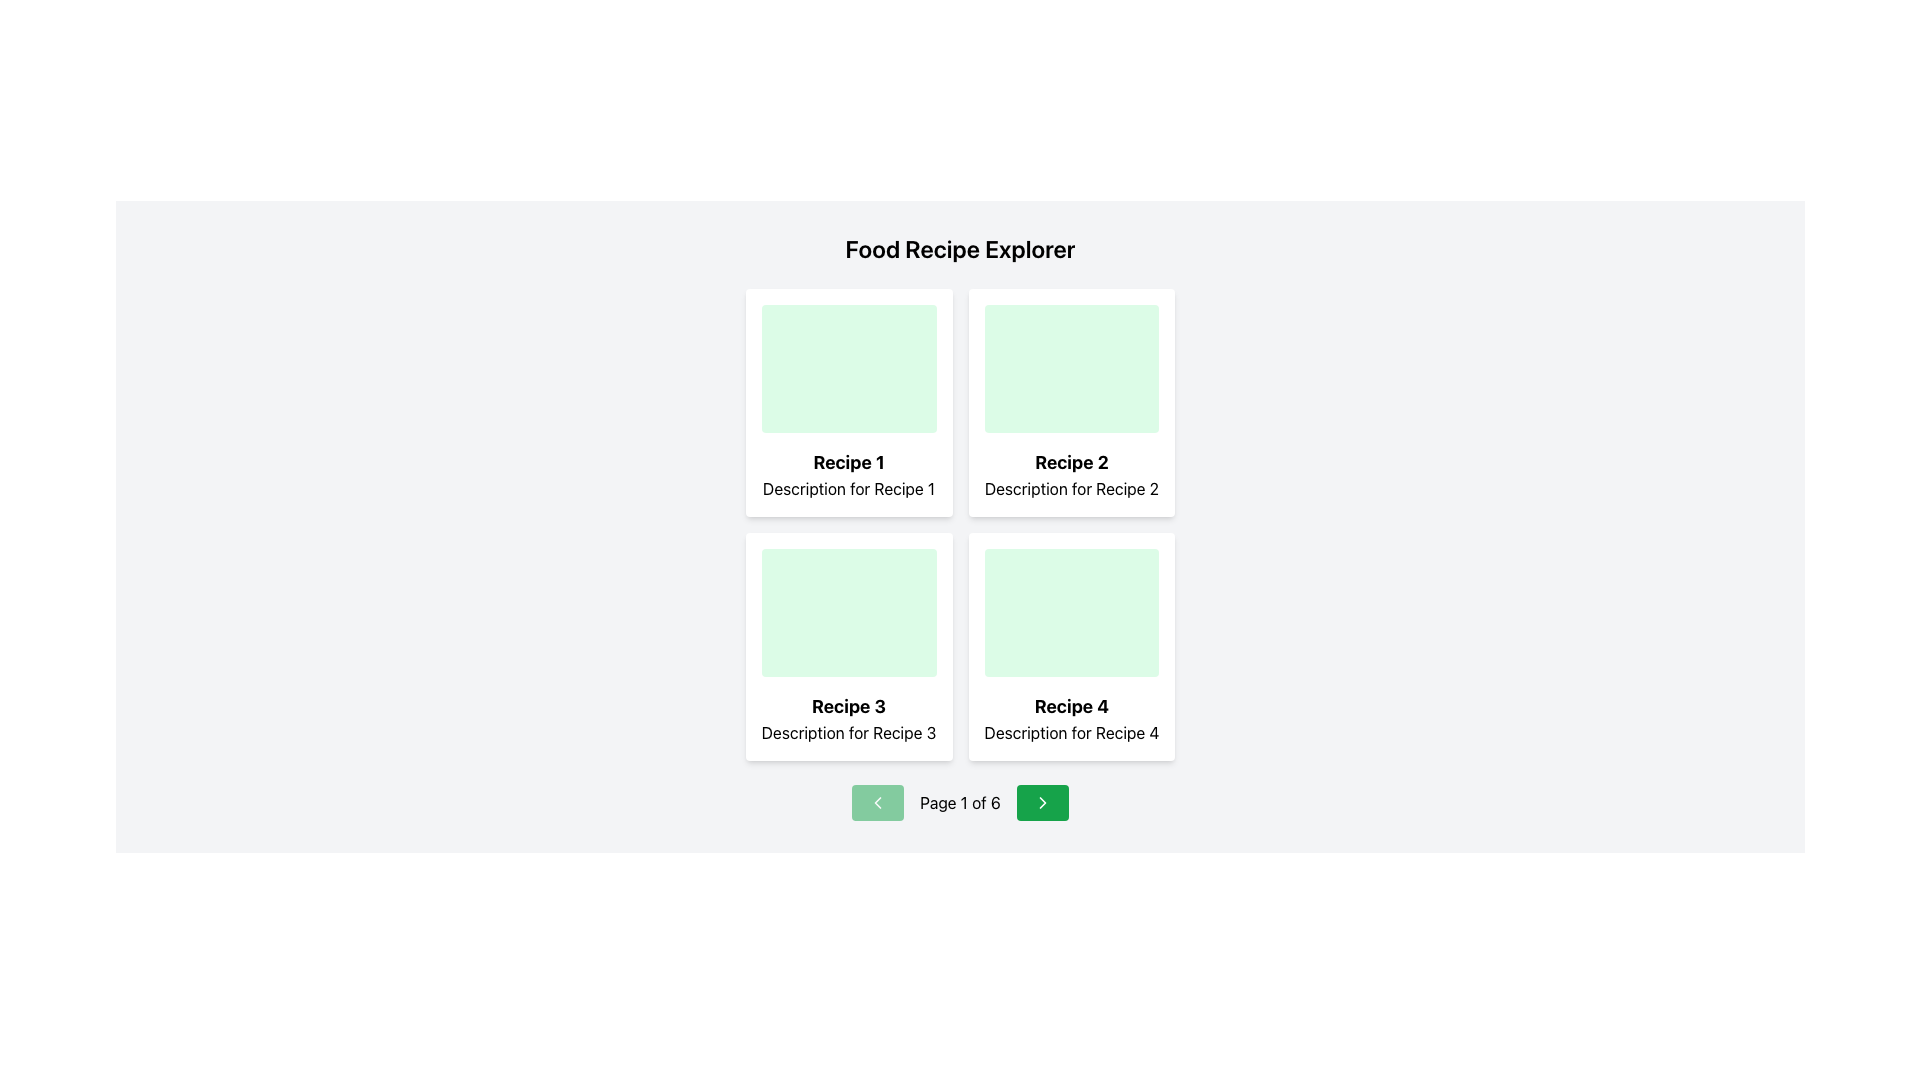 The height and width of the screenshot is (1080, 1920). I want to click on the visually minimalistic green rectangular field with rounded corners located at the top of the 'Recipe 1' card, so click(849, 369).